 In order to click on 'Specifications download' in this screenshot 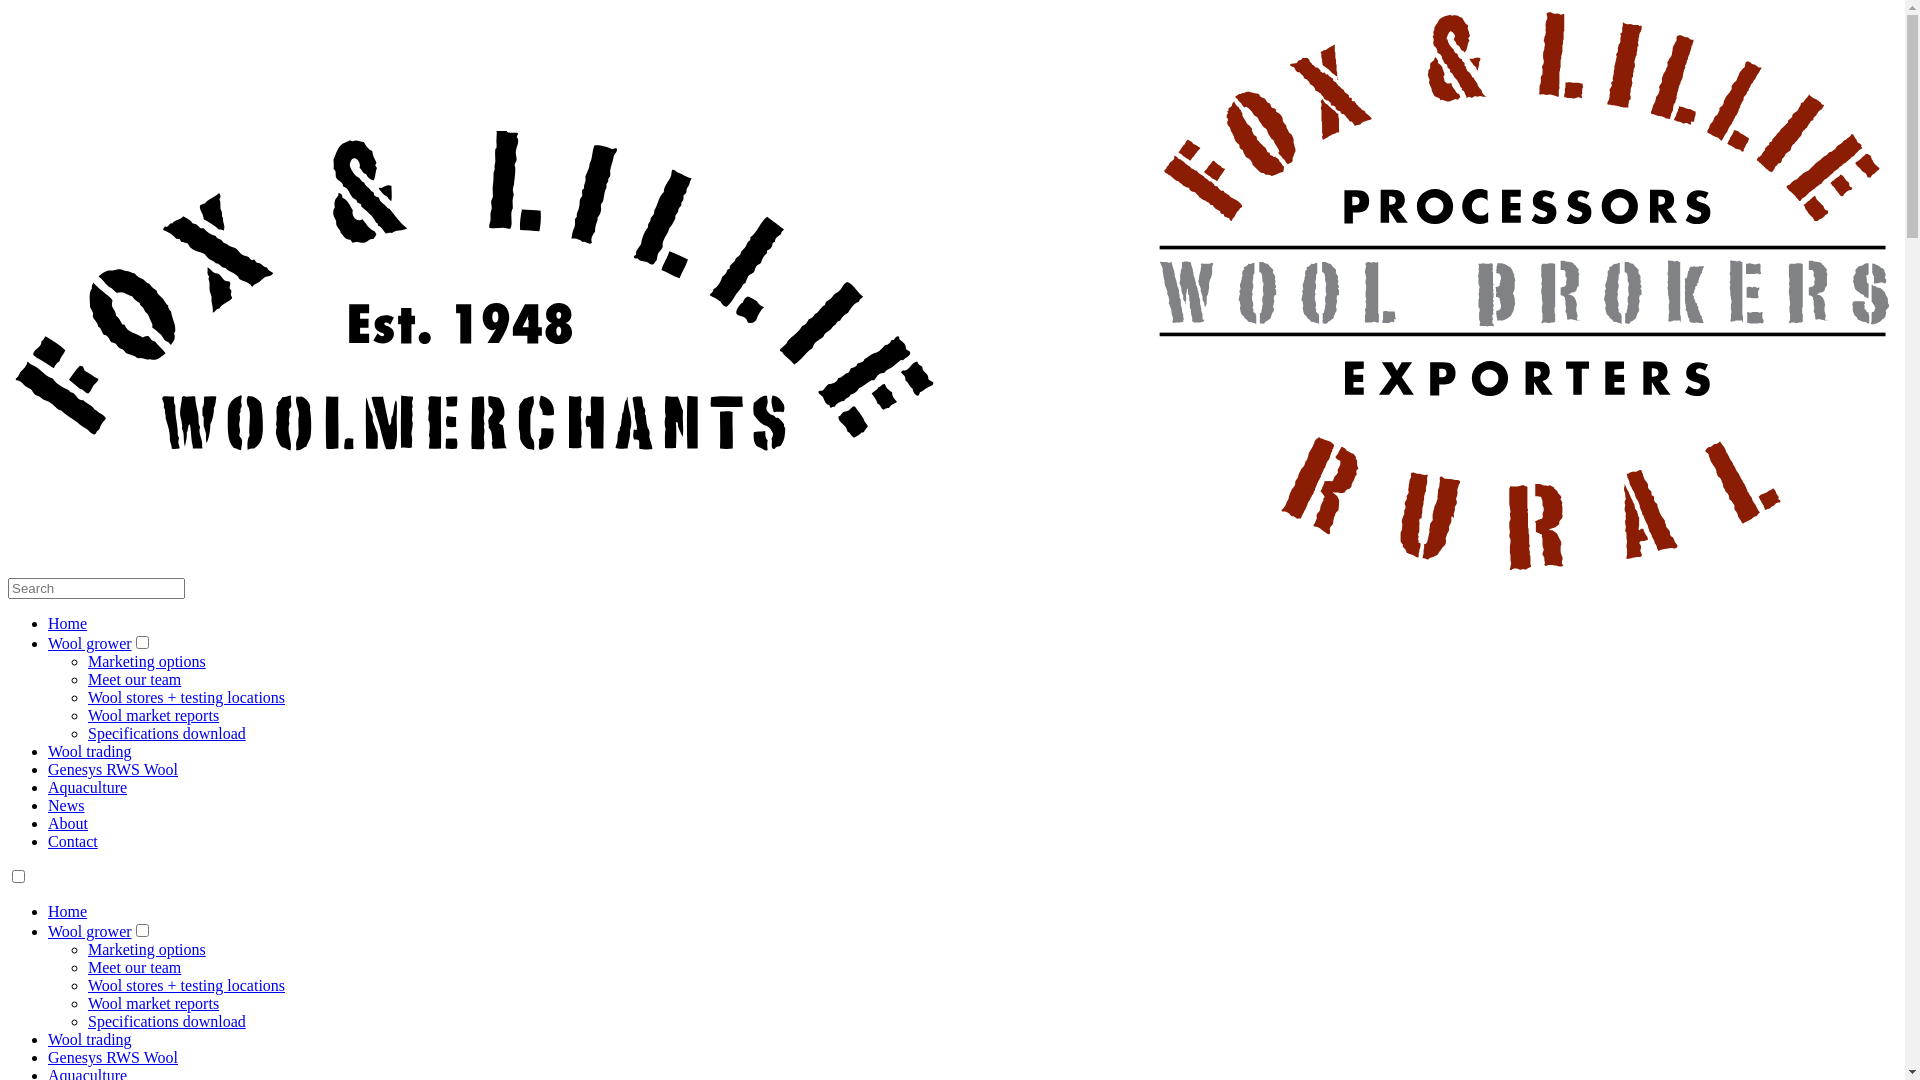, I will do `click(167, 733)`.